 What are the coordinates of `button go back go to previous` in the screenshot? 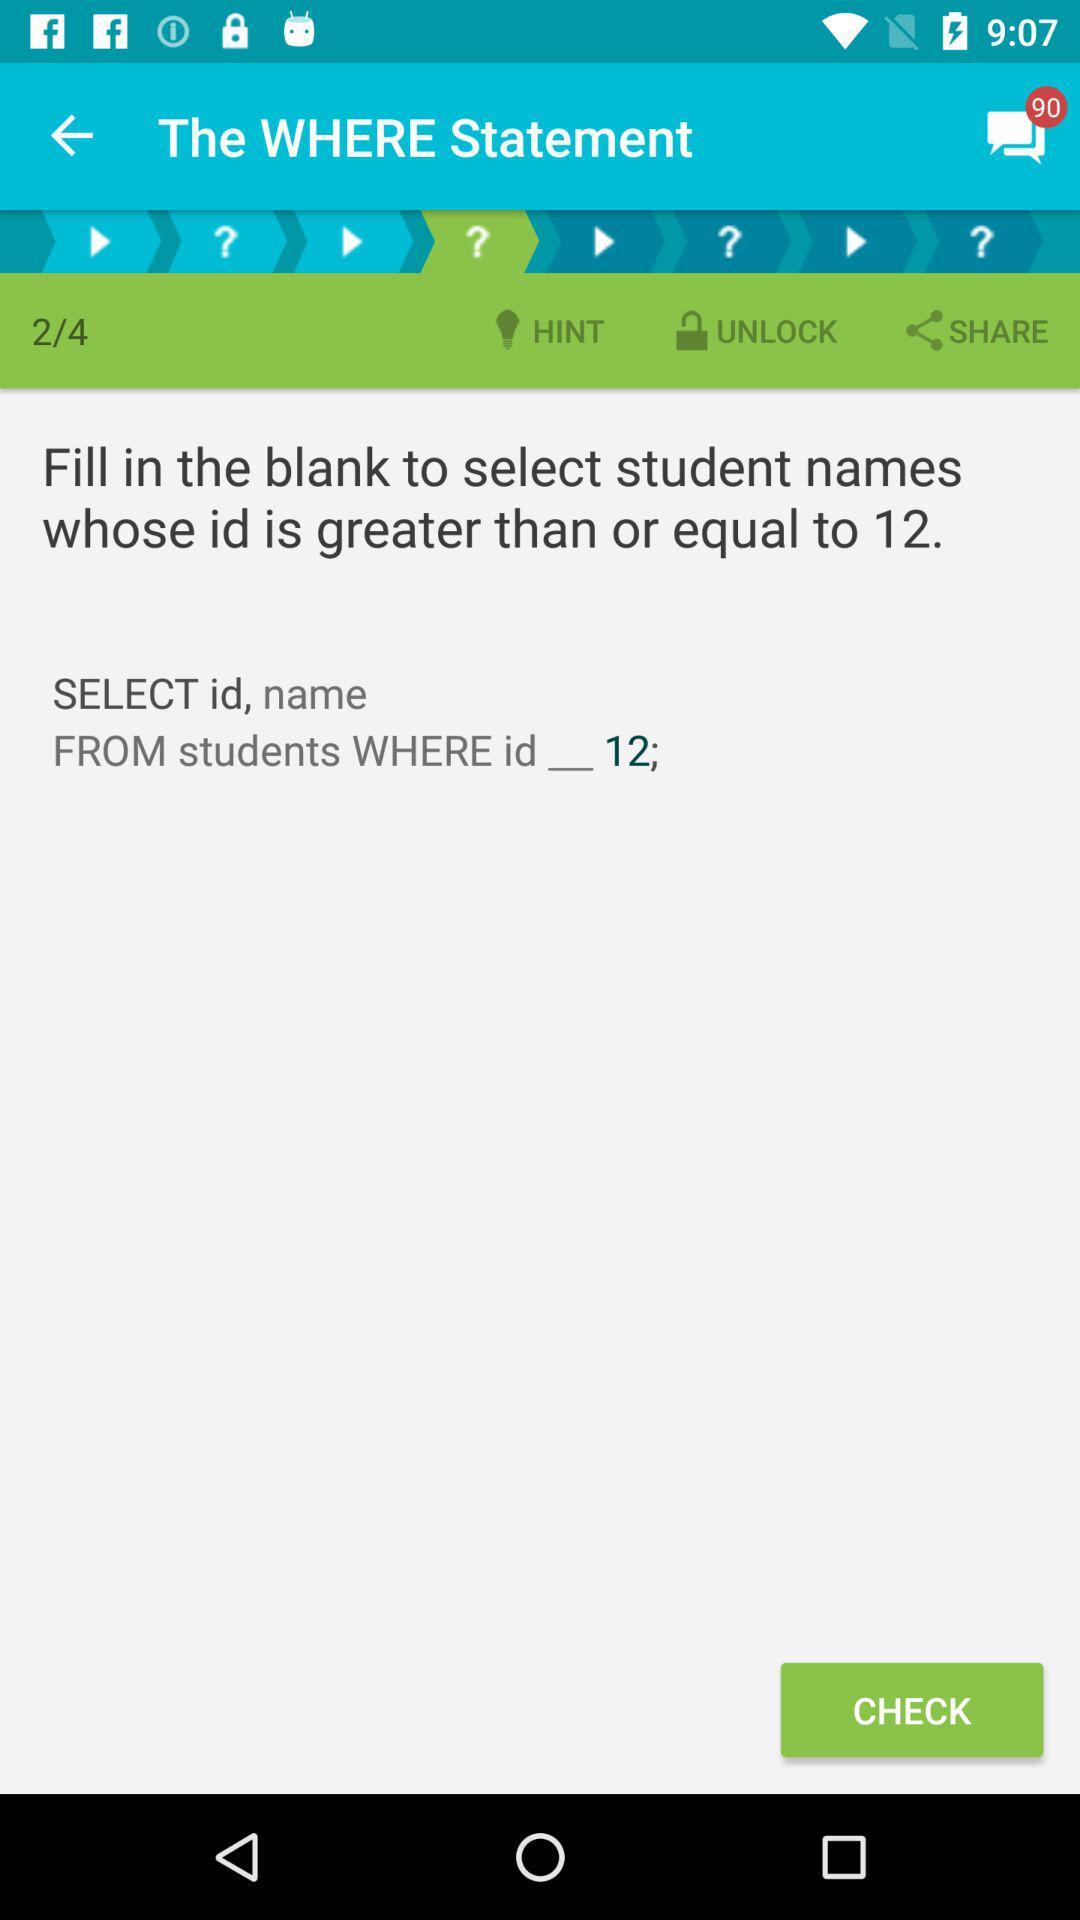 It's located at (350, 240).